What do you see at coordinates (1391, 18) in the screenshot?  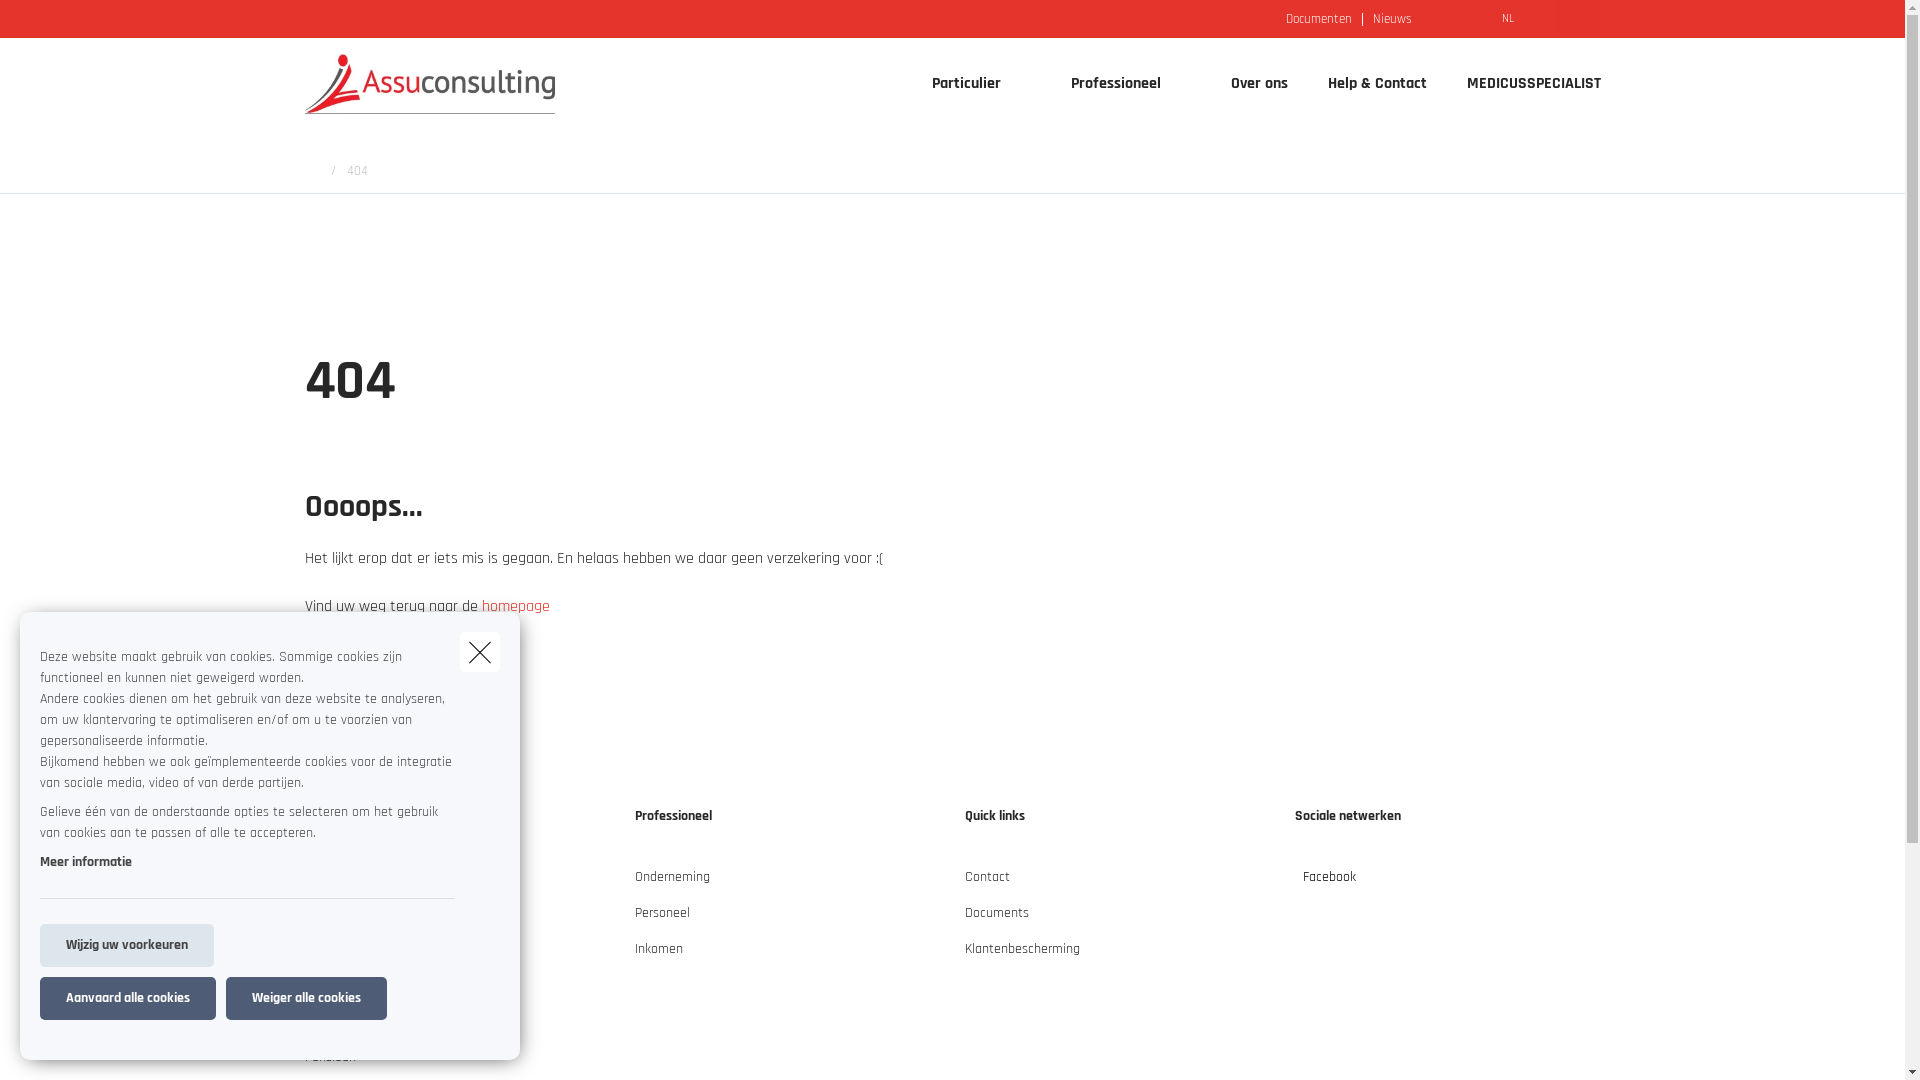 I see `'Nieuws'` at bounding box center [1391, 18].